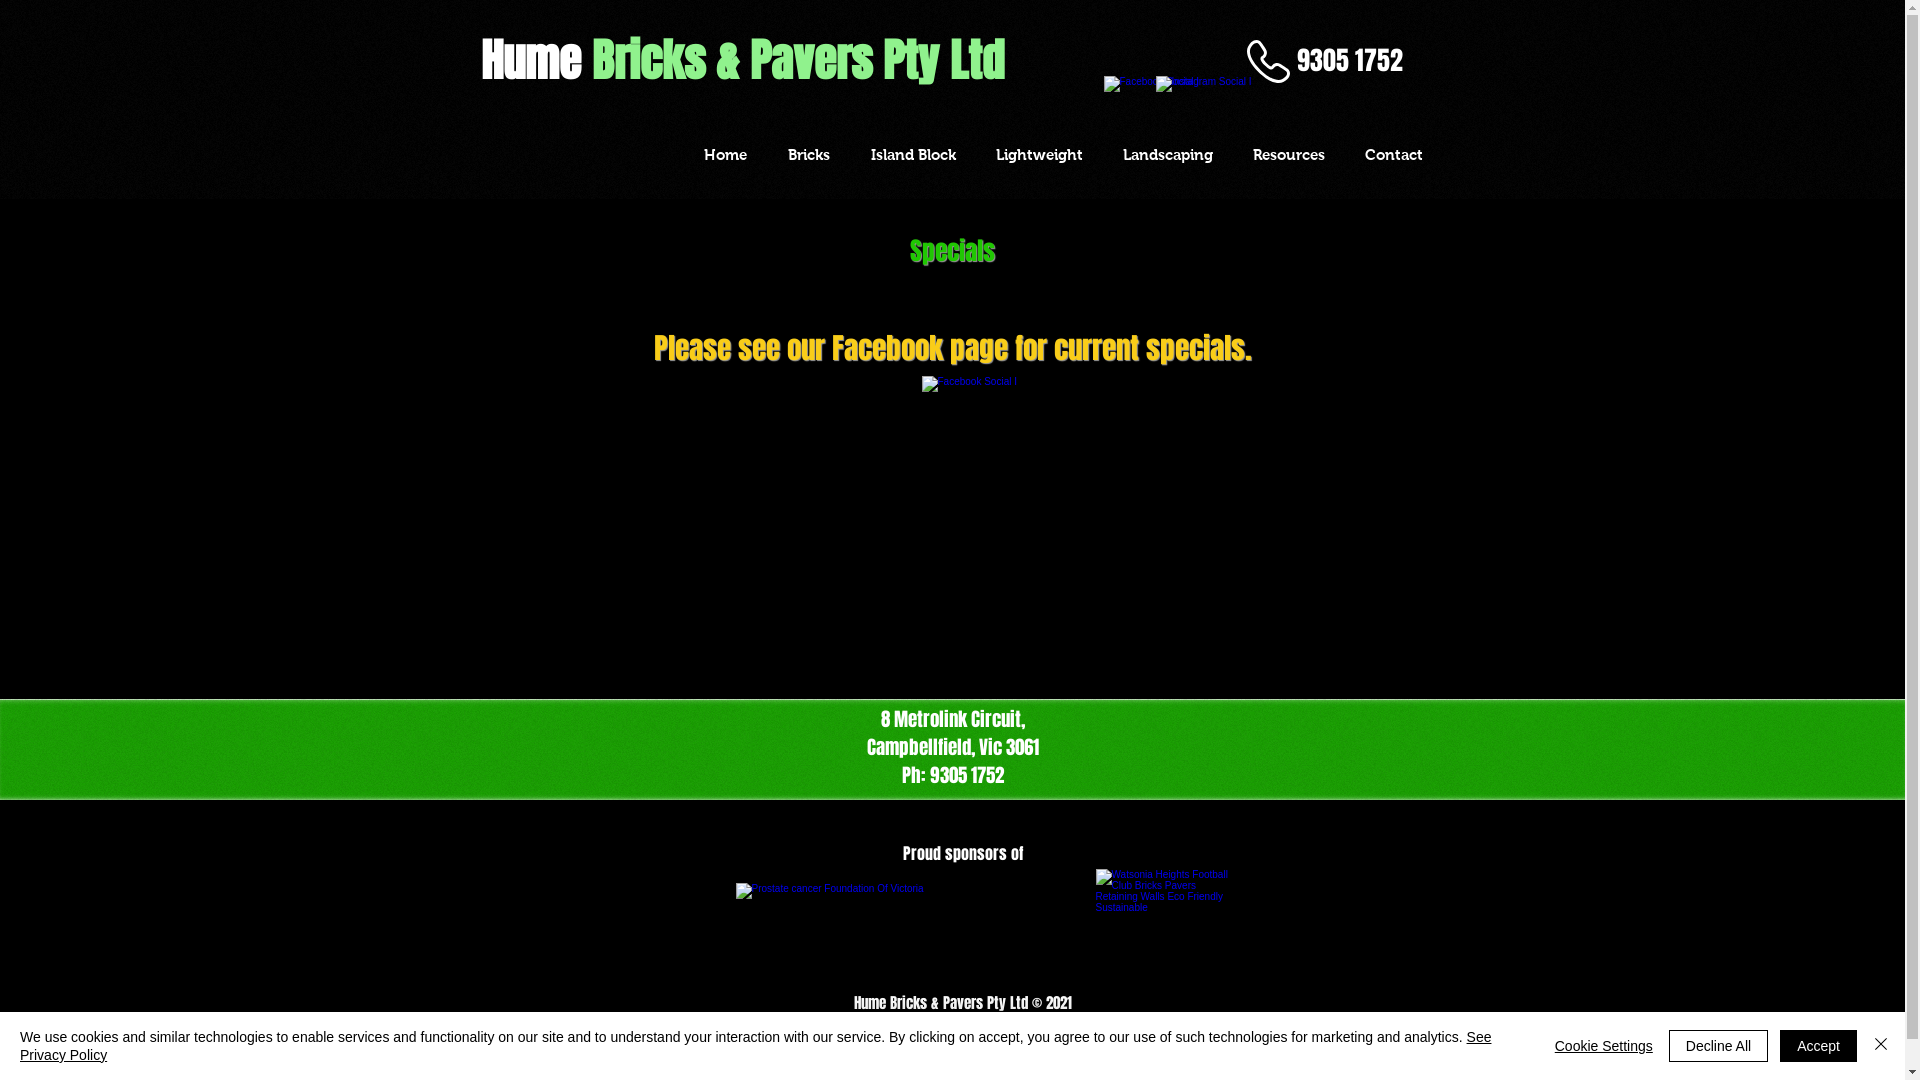  I want to click on 'Home', so click(724, 153).